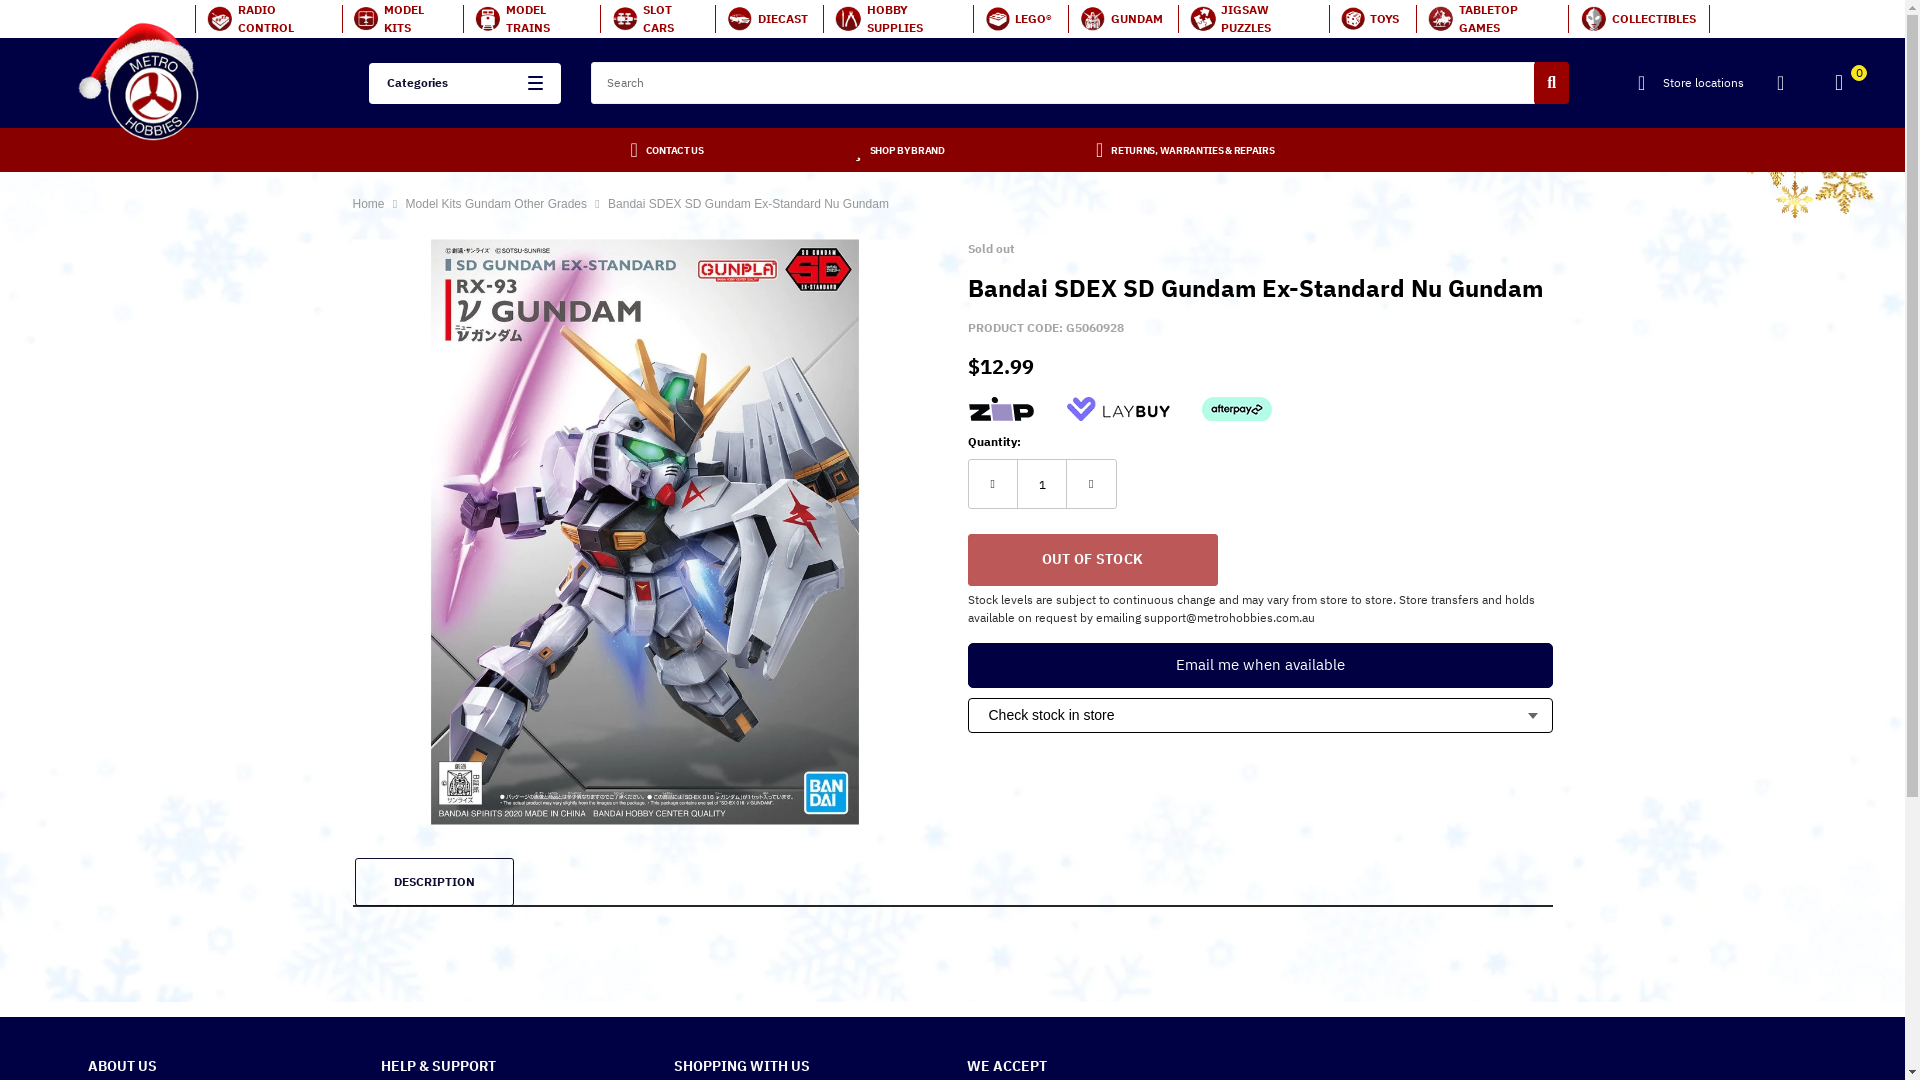 The image size is (1920, 1080). What do you see at coordinates (1846, 84) in the screenshot?
I see `'0'` at bounding box center [1846, 84].